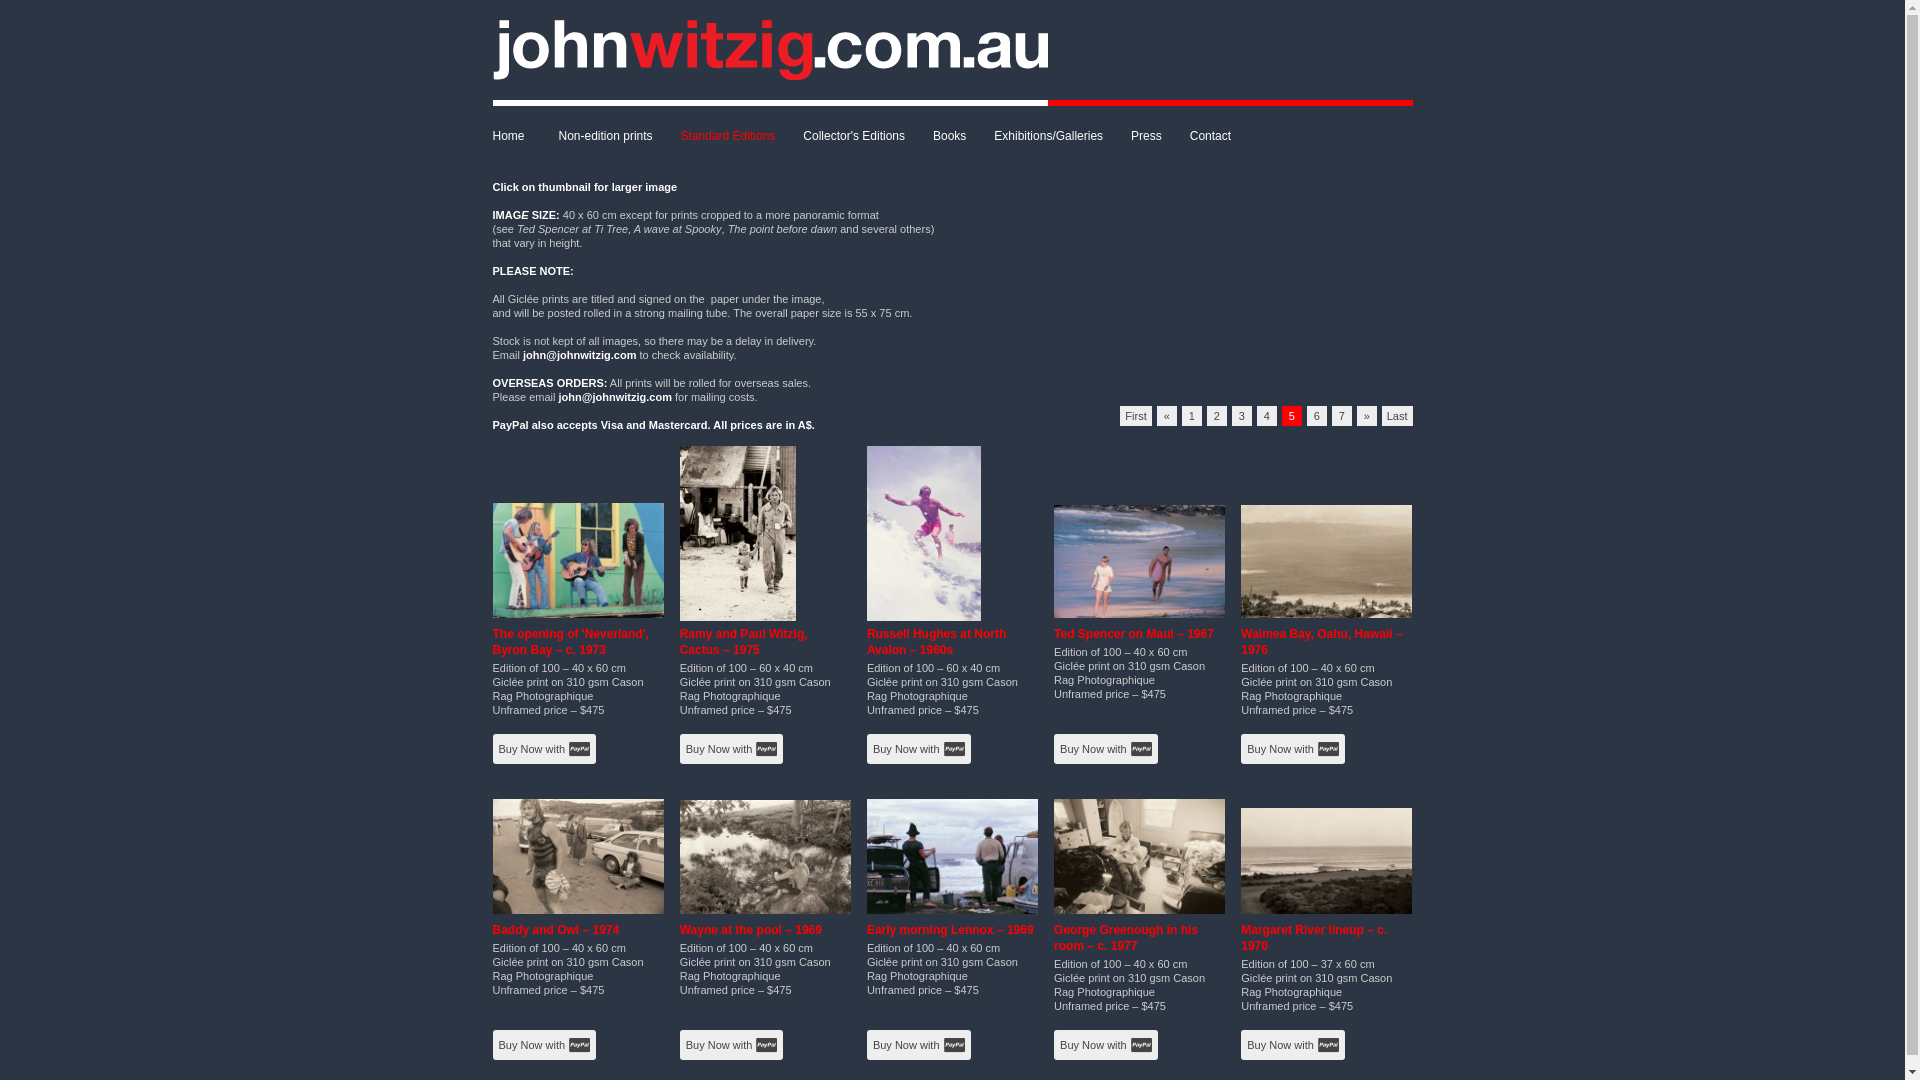 The image size is (1920, 1080). What do you see at coordinates (854, 135) in the screenshot?
I see `'Collector's Editions'` at bounding box center [854, 135].